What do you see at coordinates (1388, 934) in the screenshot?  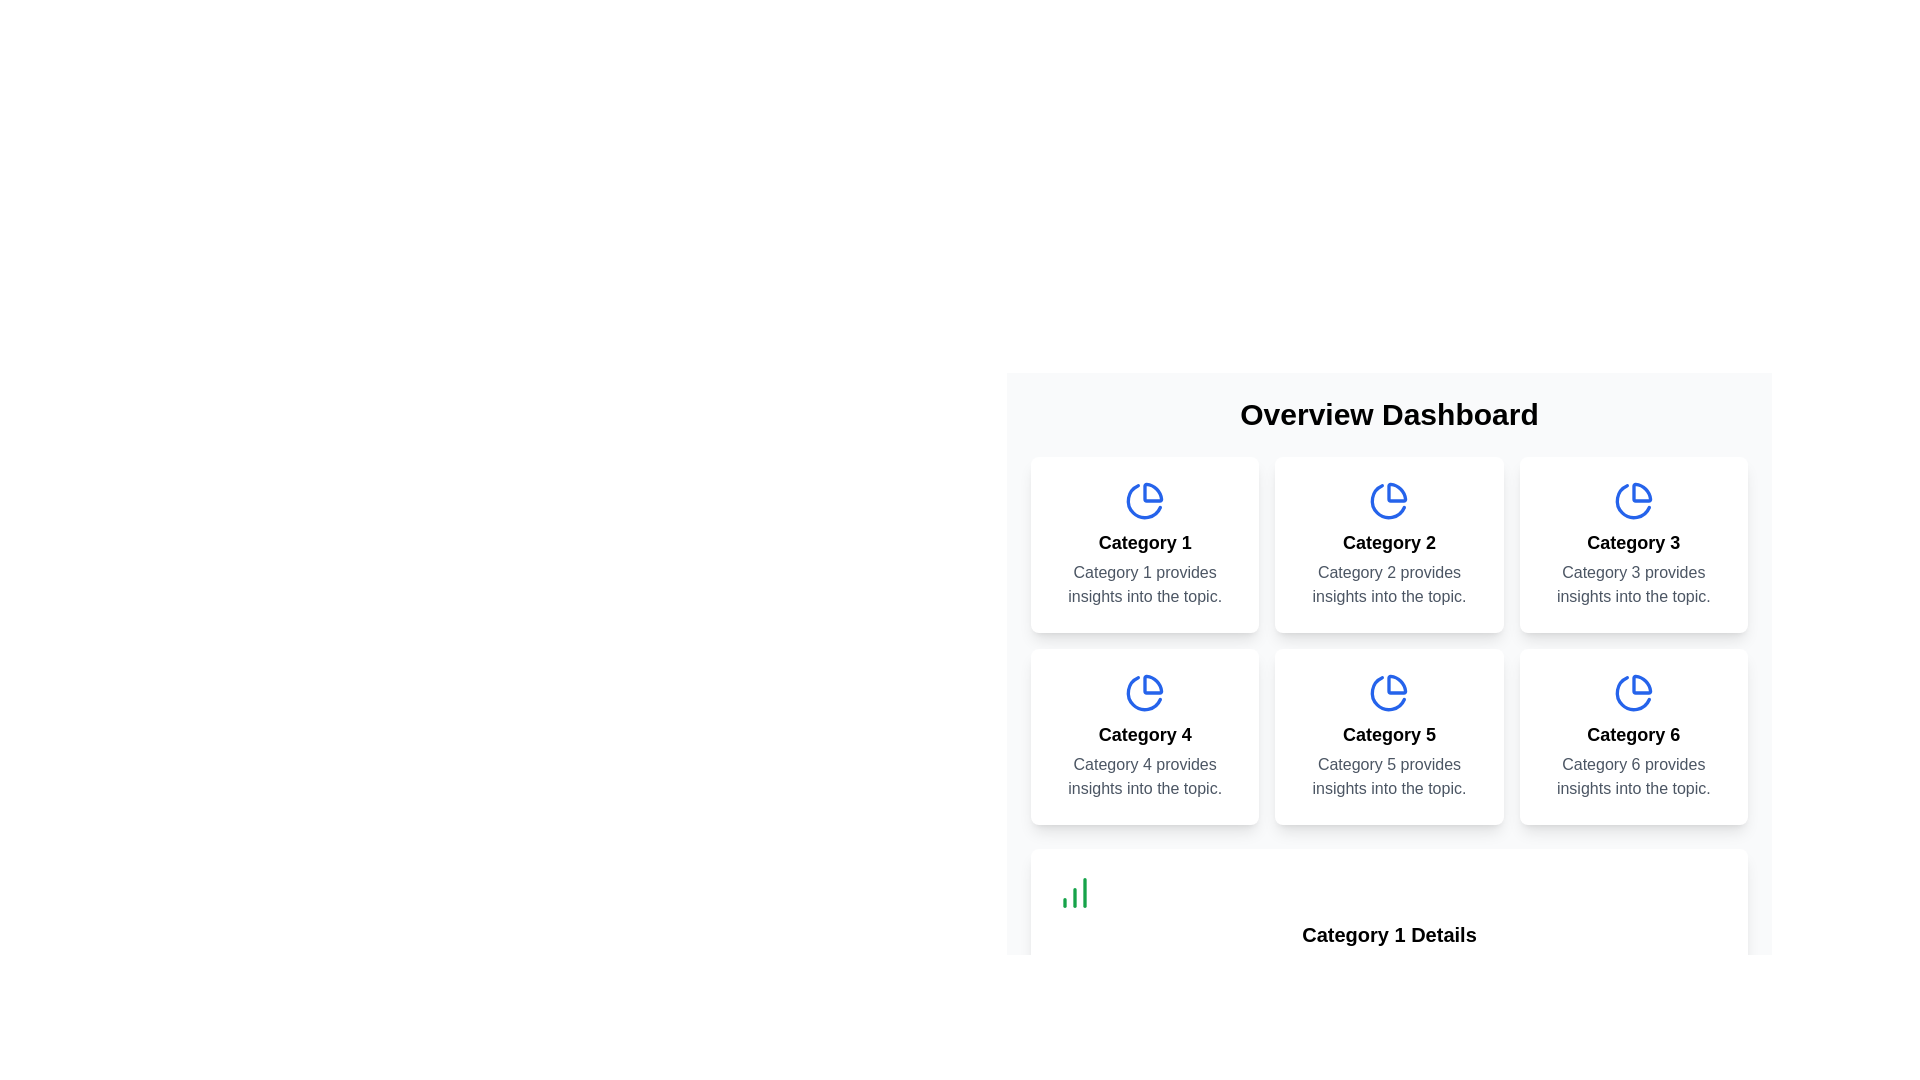 I see `text displayed in the text label, which states 'Category 1 Details', prominently shown in bold font style` at bounding box center [1388, 934].